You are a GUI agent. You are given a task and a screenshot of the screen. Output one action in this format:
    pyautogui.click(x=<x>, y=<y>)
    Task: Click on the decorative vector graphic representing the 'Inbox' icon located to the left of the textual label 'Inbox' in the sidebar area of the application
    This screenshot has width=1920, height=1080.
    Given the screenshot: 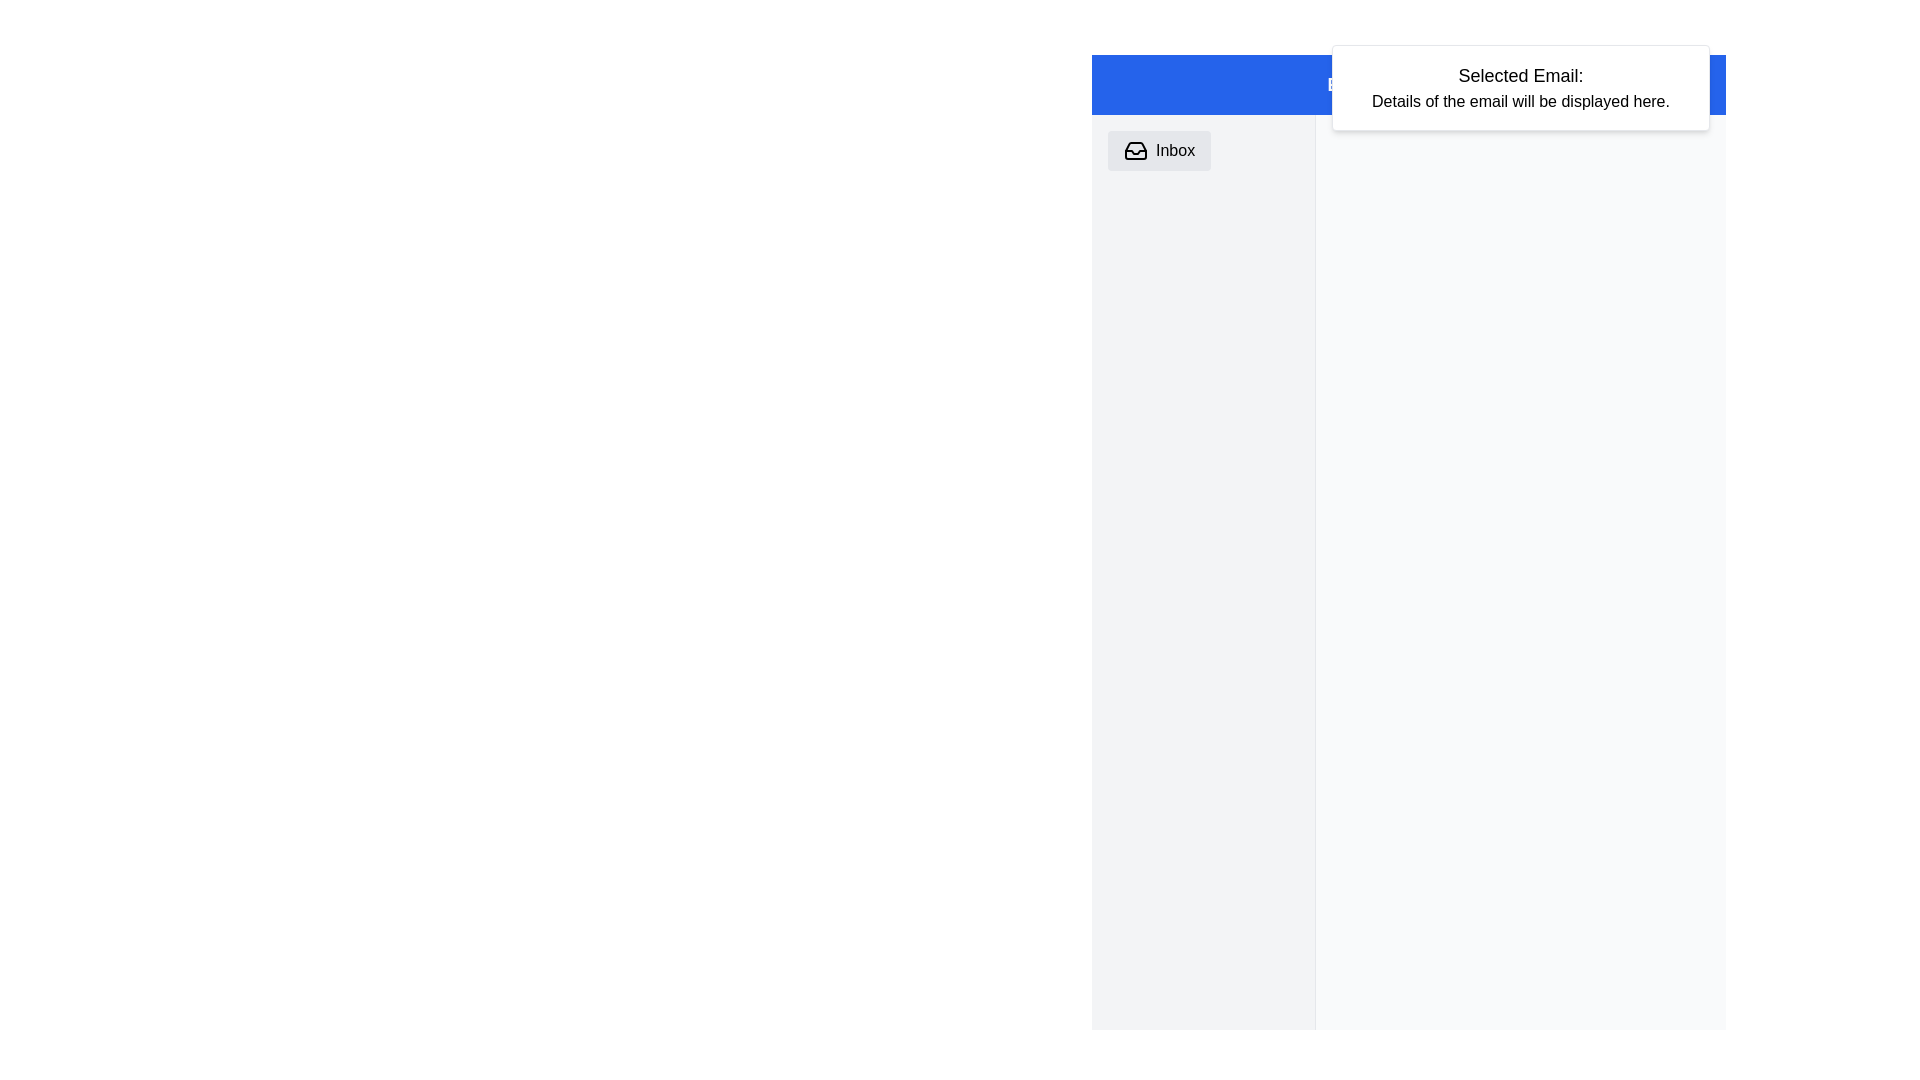 What is the action you would take?
    pyautogui.click(x=1136, y=149)
    